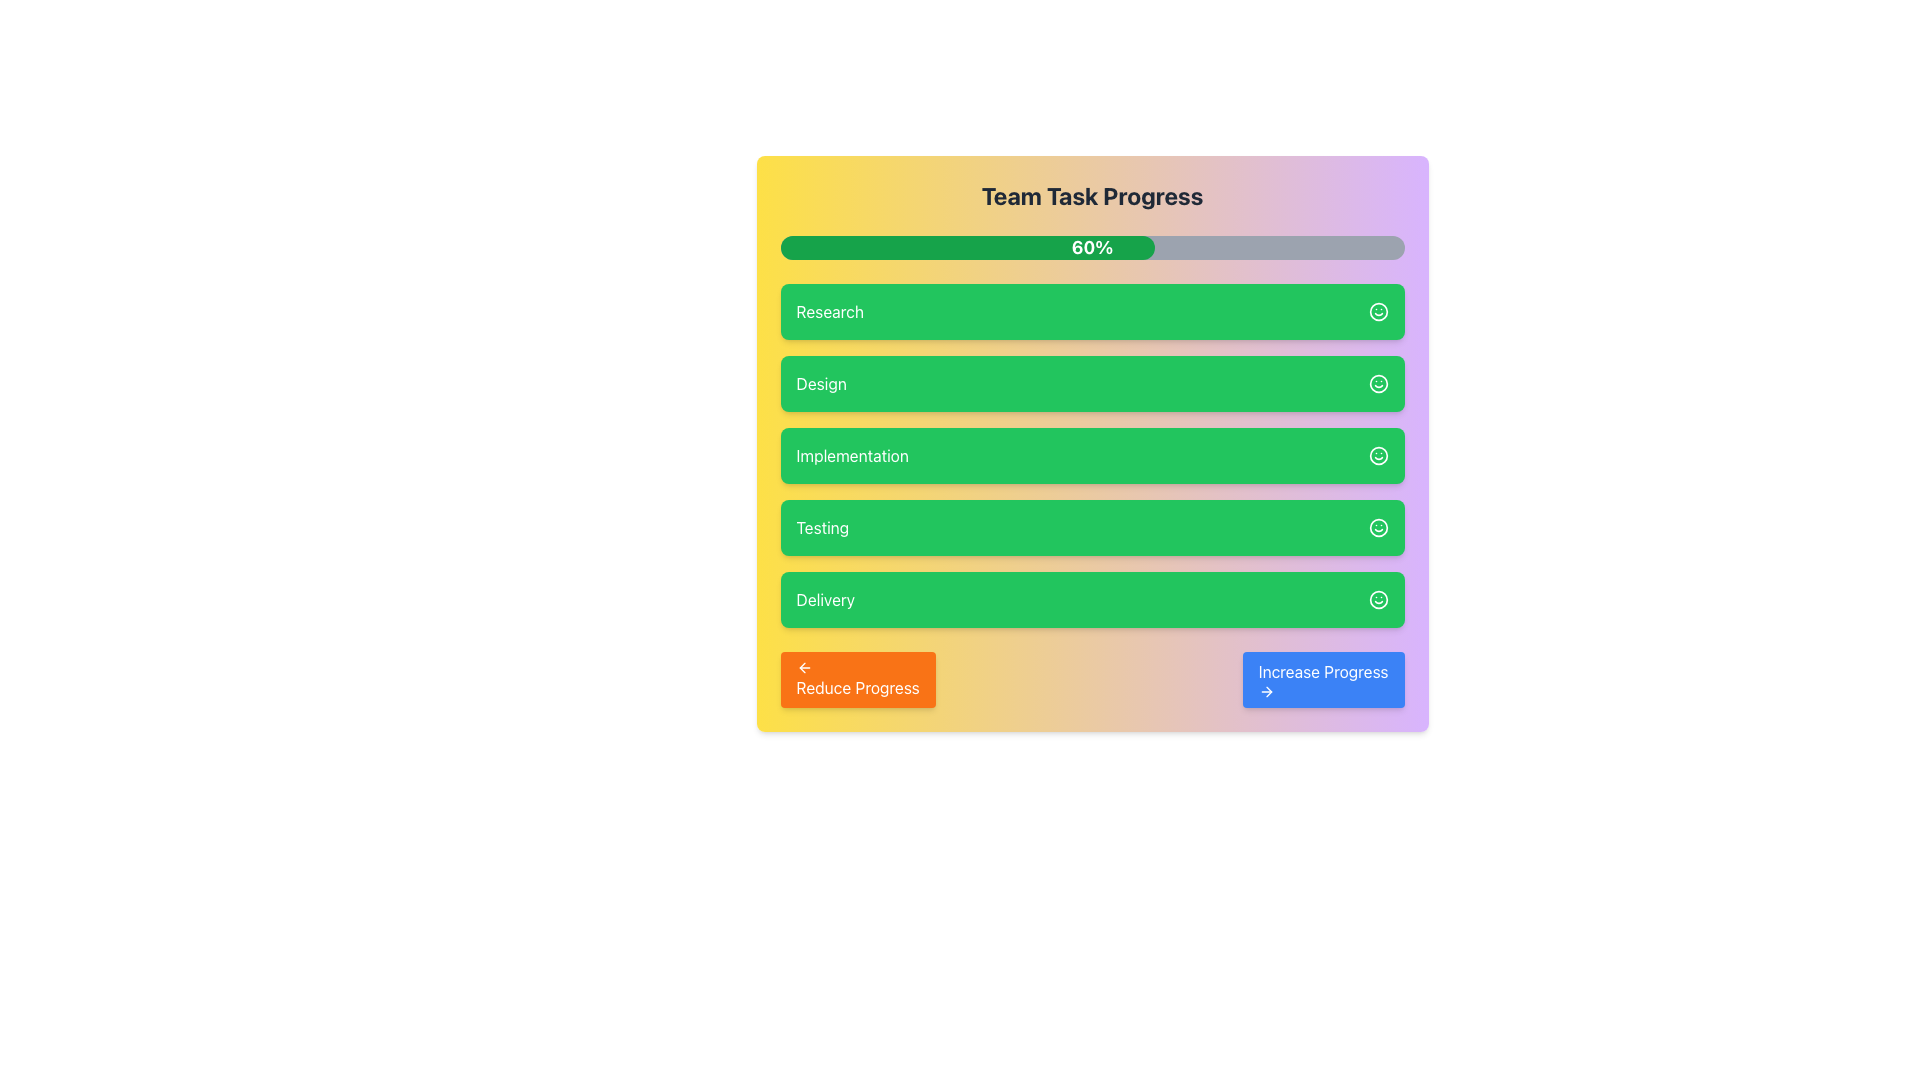 This screenshot has height=1080, width=1920. What do you see at coordinates (821, 384) in the screenshot?
I see `the 'Design' task text label, which is the second item in the vertically stacked list of green rectangular labels, positioned between 'Research' and 'Implementation'` at bounding box center [821, 384].